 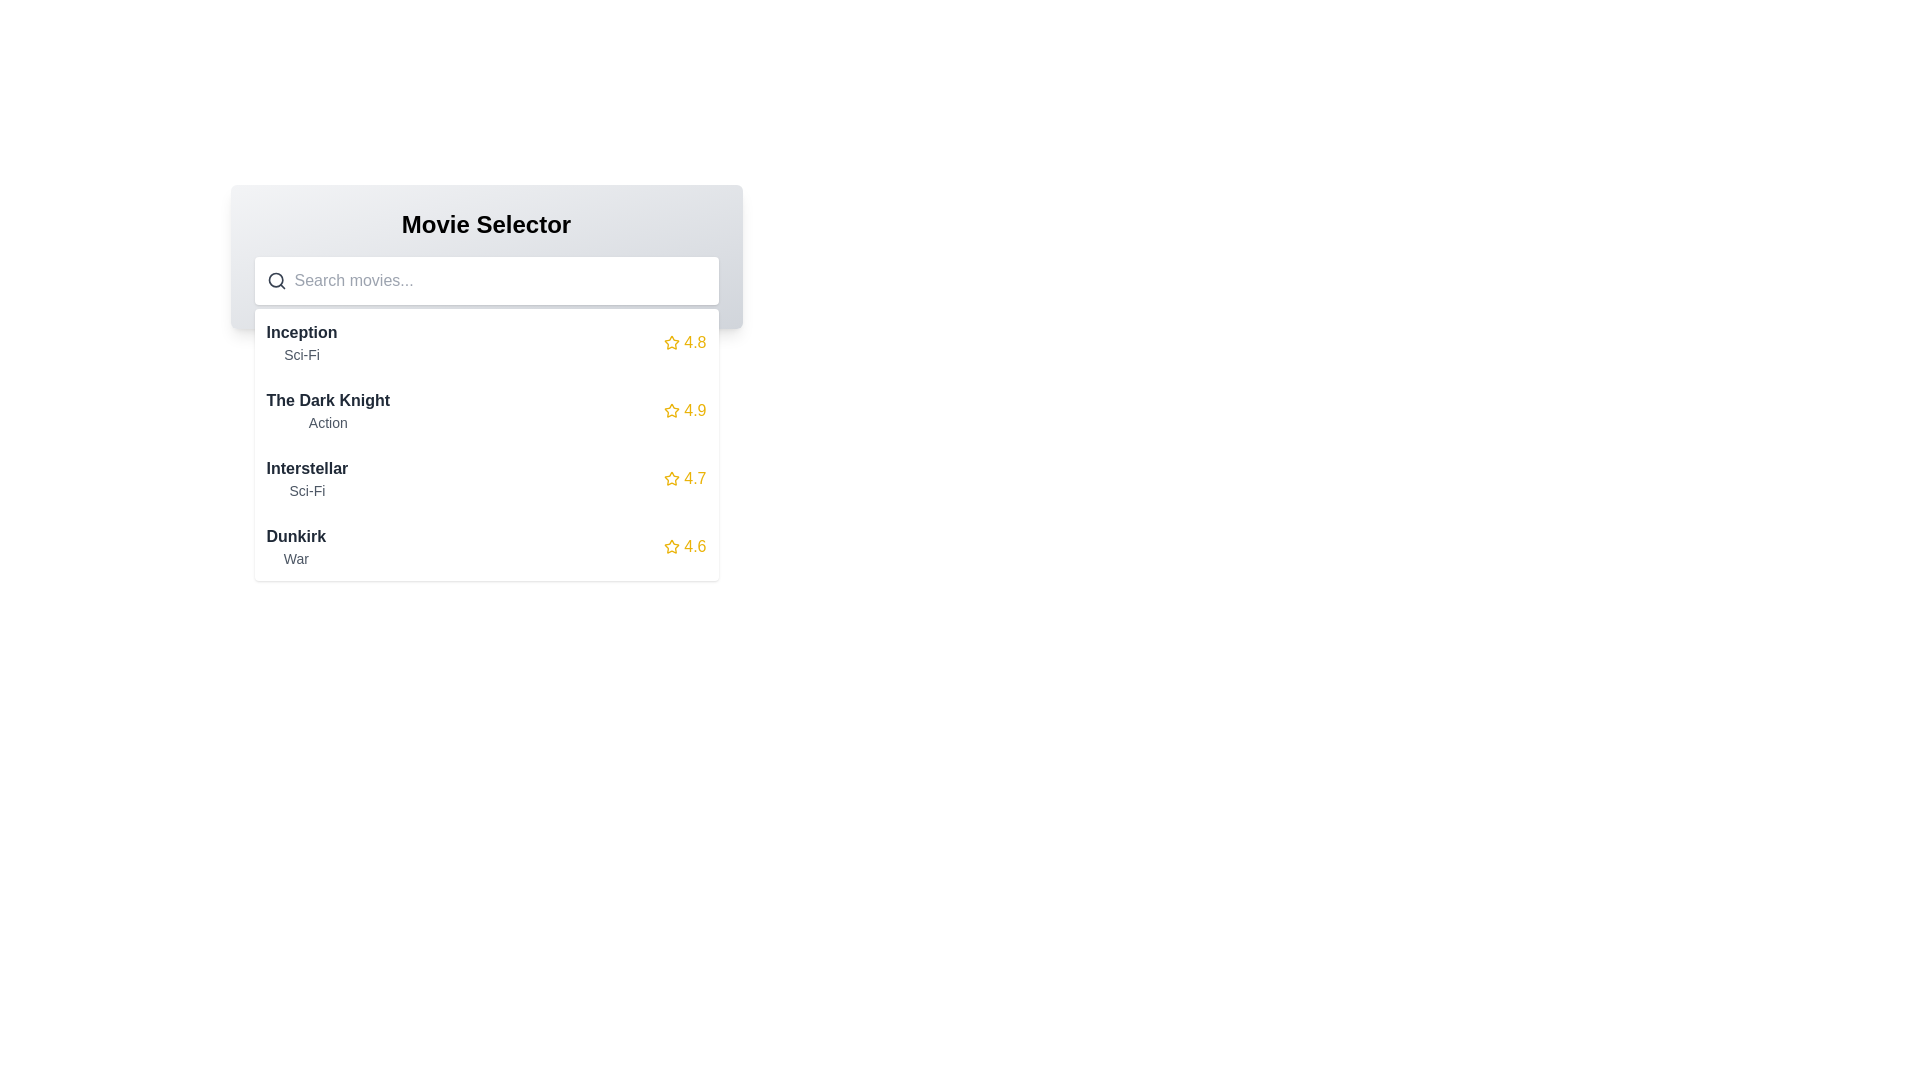 I want to click on the star icon representing a rating system for the movie 'Interstellar', positioned to the left of the rating value '4.7', so click(x=672, y=478).